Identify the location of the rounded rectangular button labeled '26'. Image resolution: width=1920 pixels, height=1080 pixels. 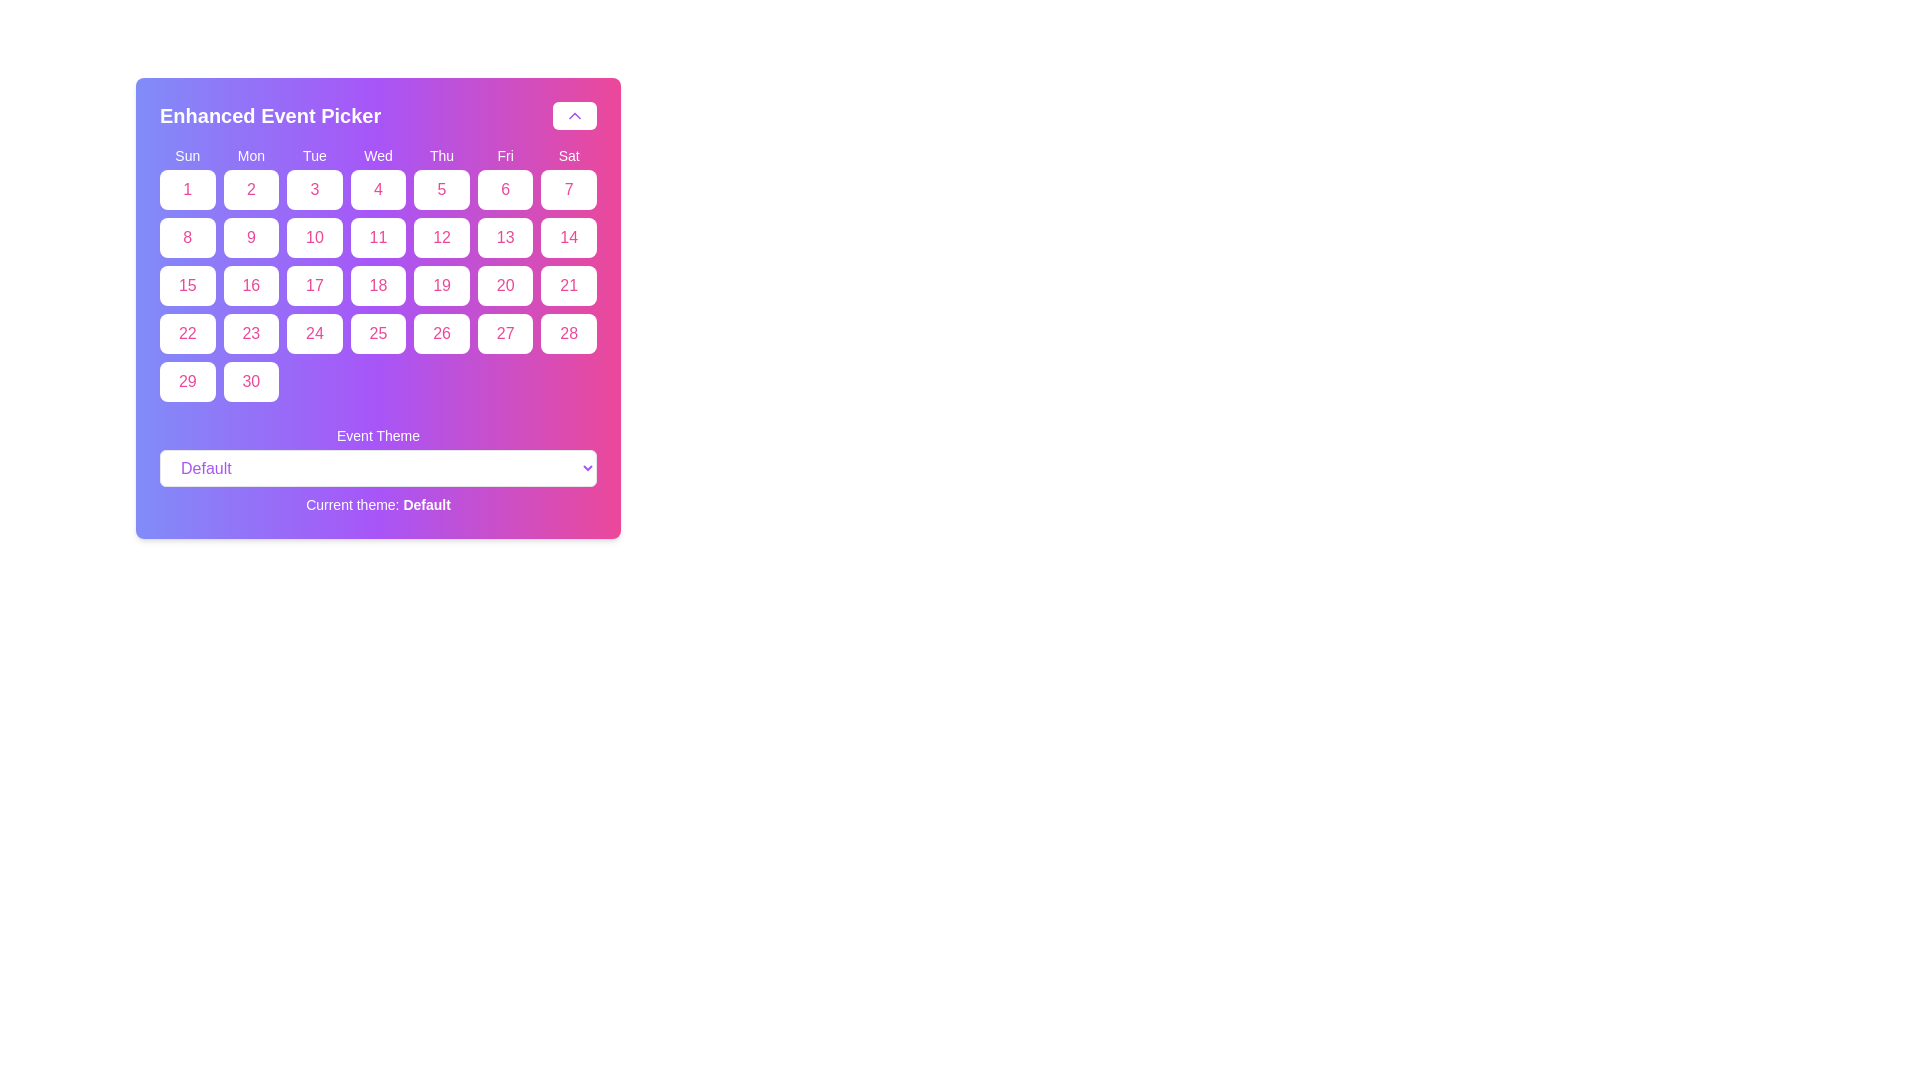
(440, 333).